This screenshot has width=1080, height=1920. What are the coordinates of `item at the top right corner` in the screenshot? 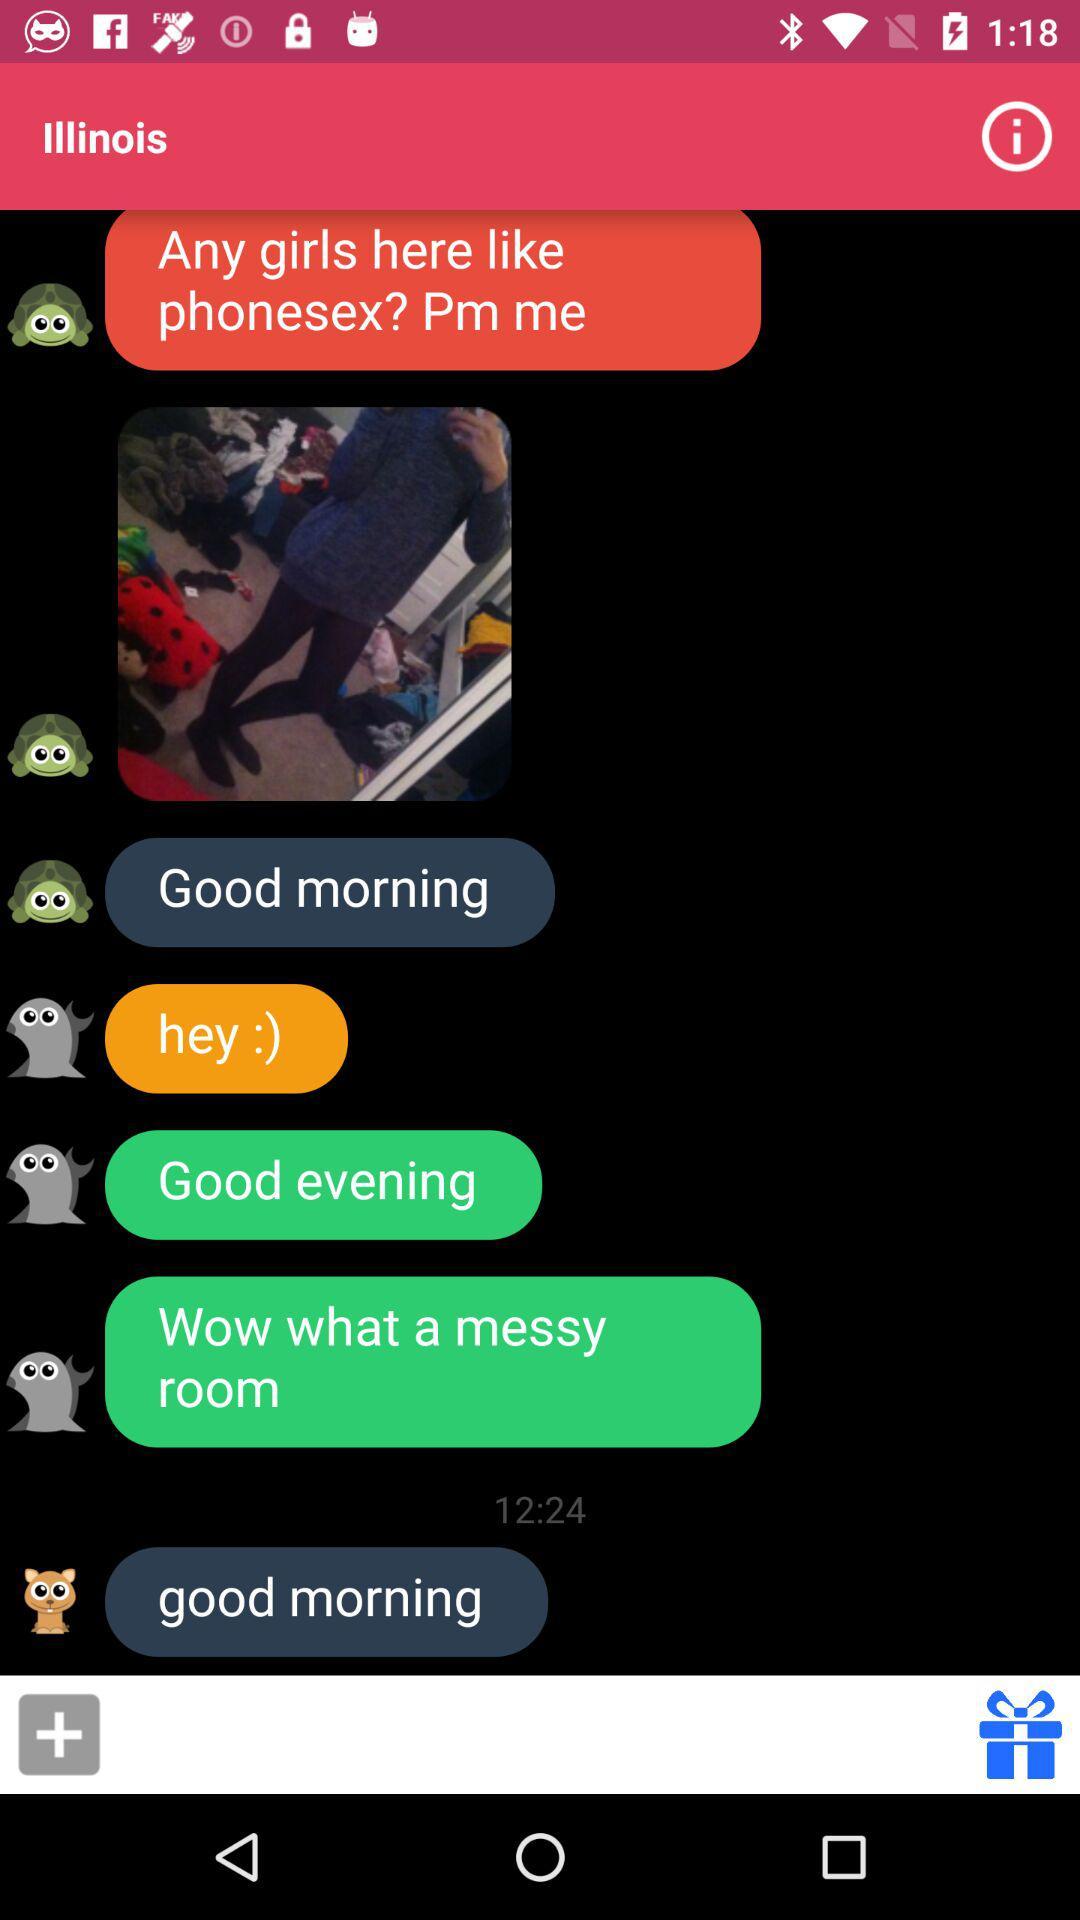 It's located at (1017, 135).